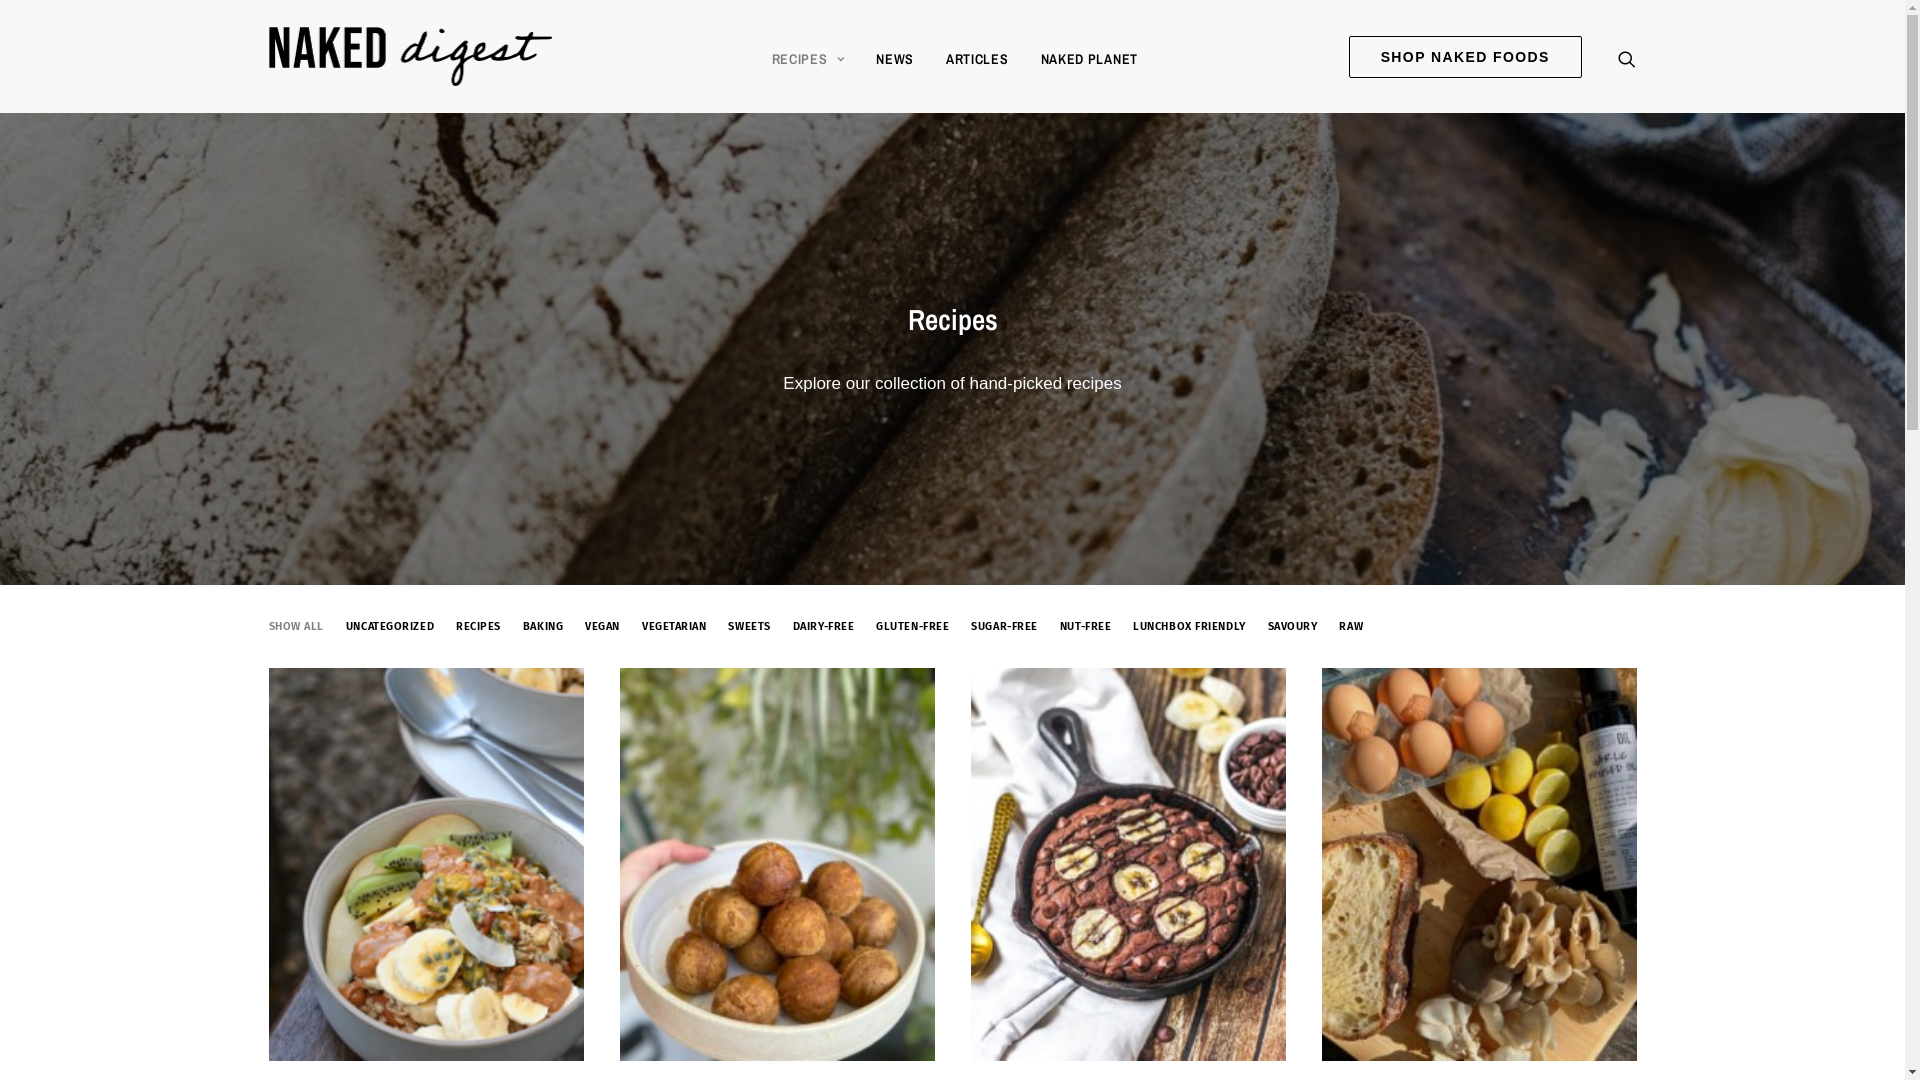 Image resolution: width=1920 pixels, height=1080 pixels. Describe the element at coordinates (747, 625) in the screenshot. I see `'SWEETS'` at that location.